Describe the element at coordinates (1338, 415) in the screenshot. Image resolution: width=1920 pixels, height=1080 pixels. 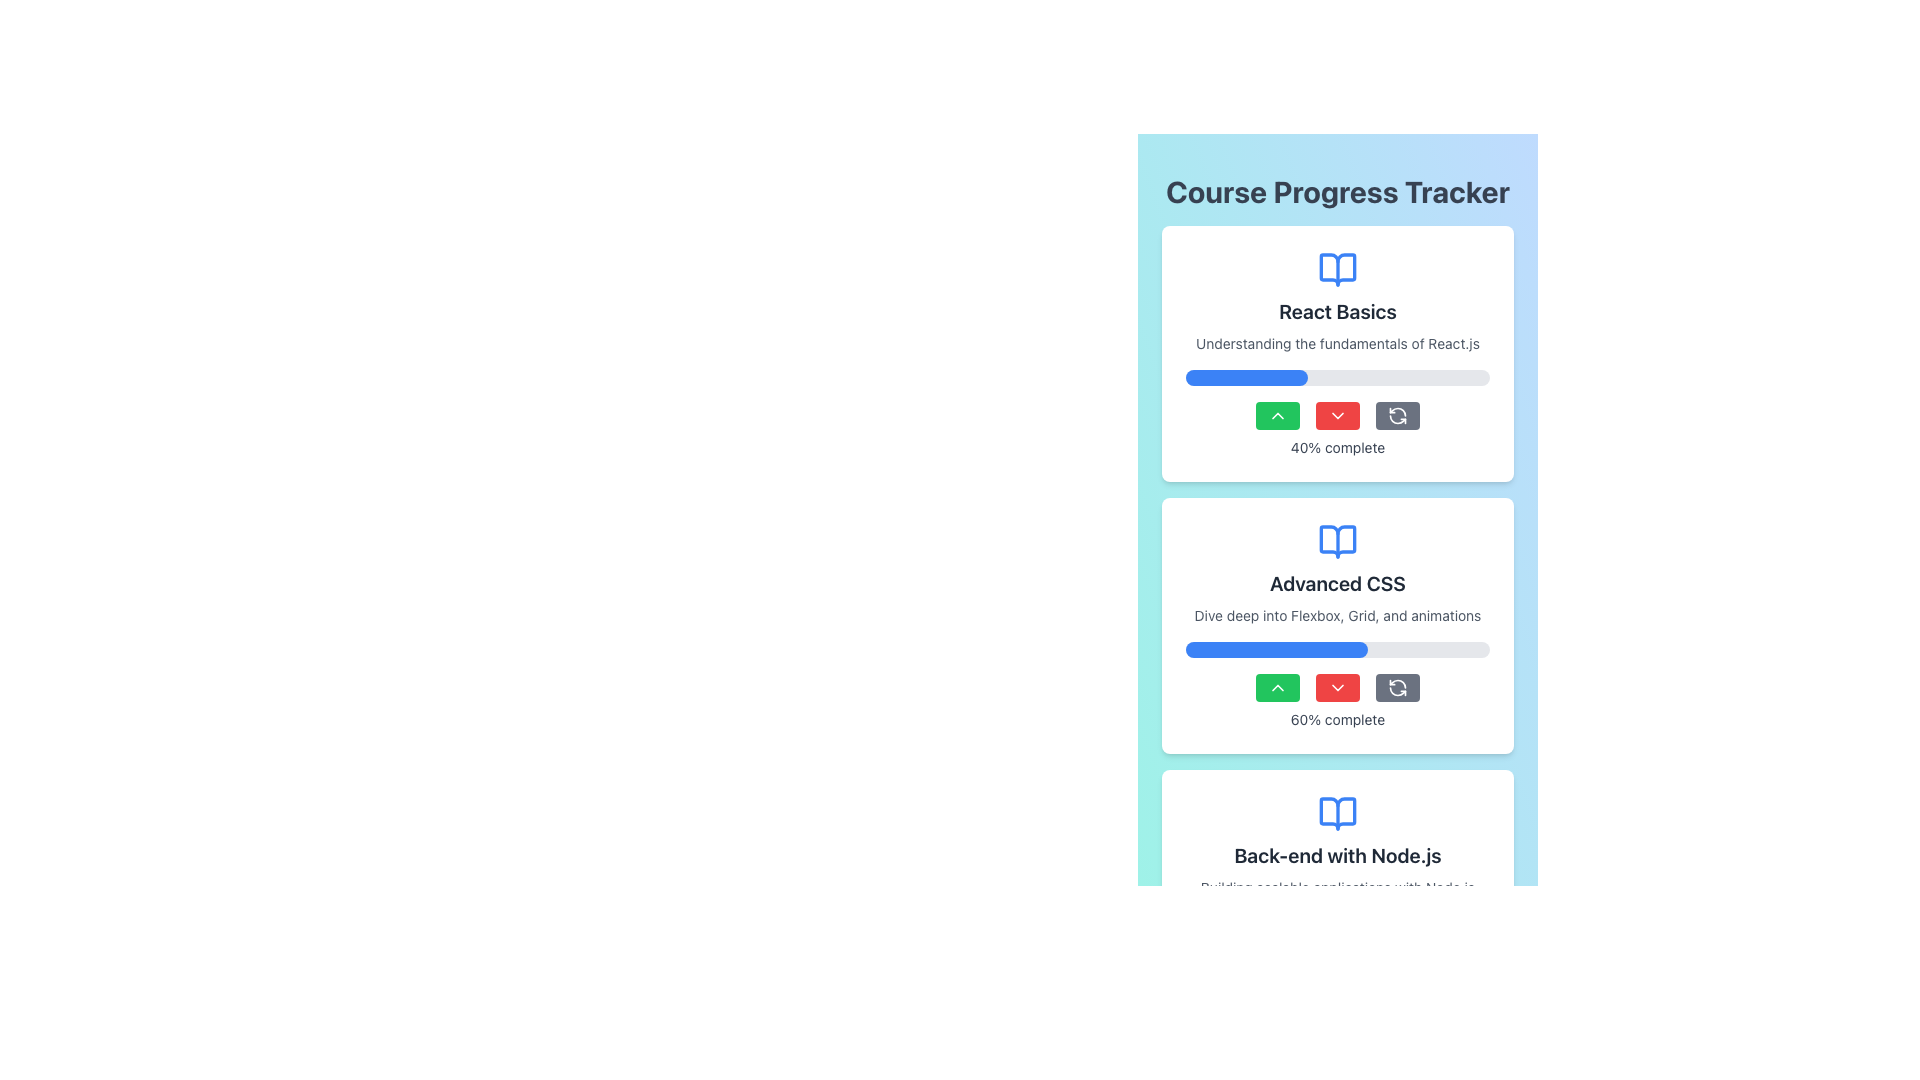
I see `the group of action buttons arranged horizontally located below the progress bar and the text '40% complete' in the 'React Basics' card of the 'Course Progress Tracker'` at that location.